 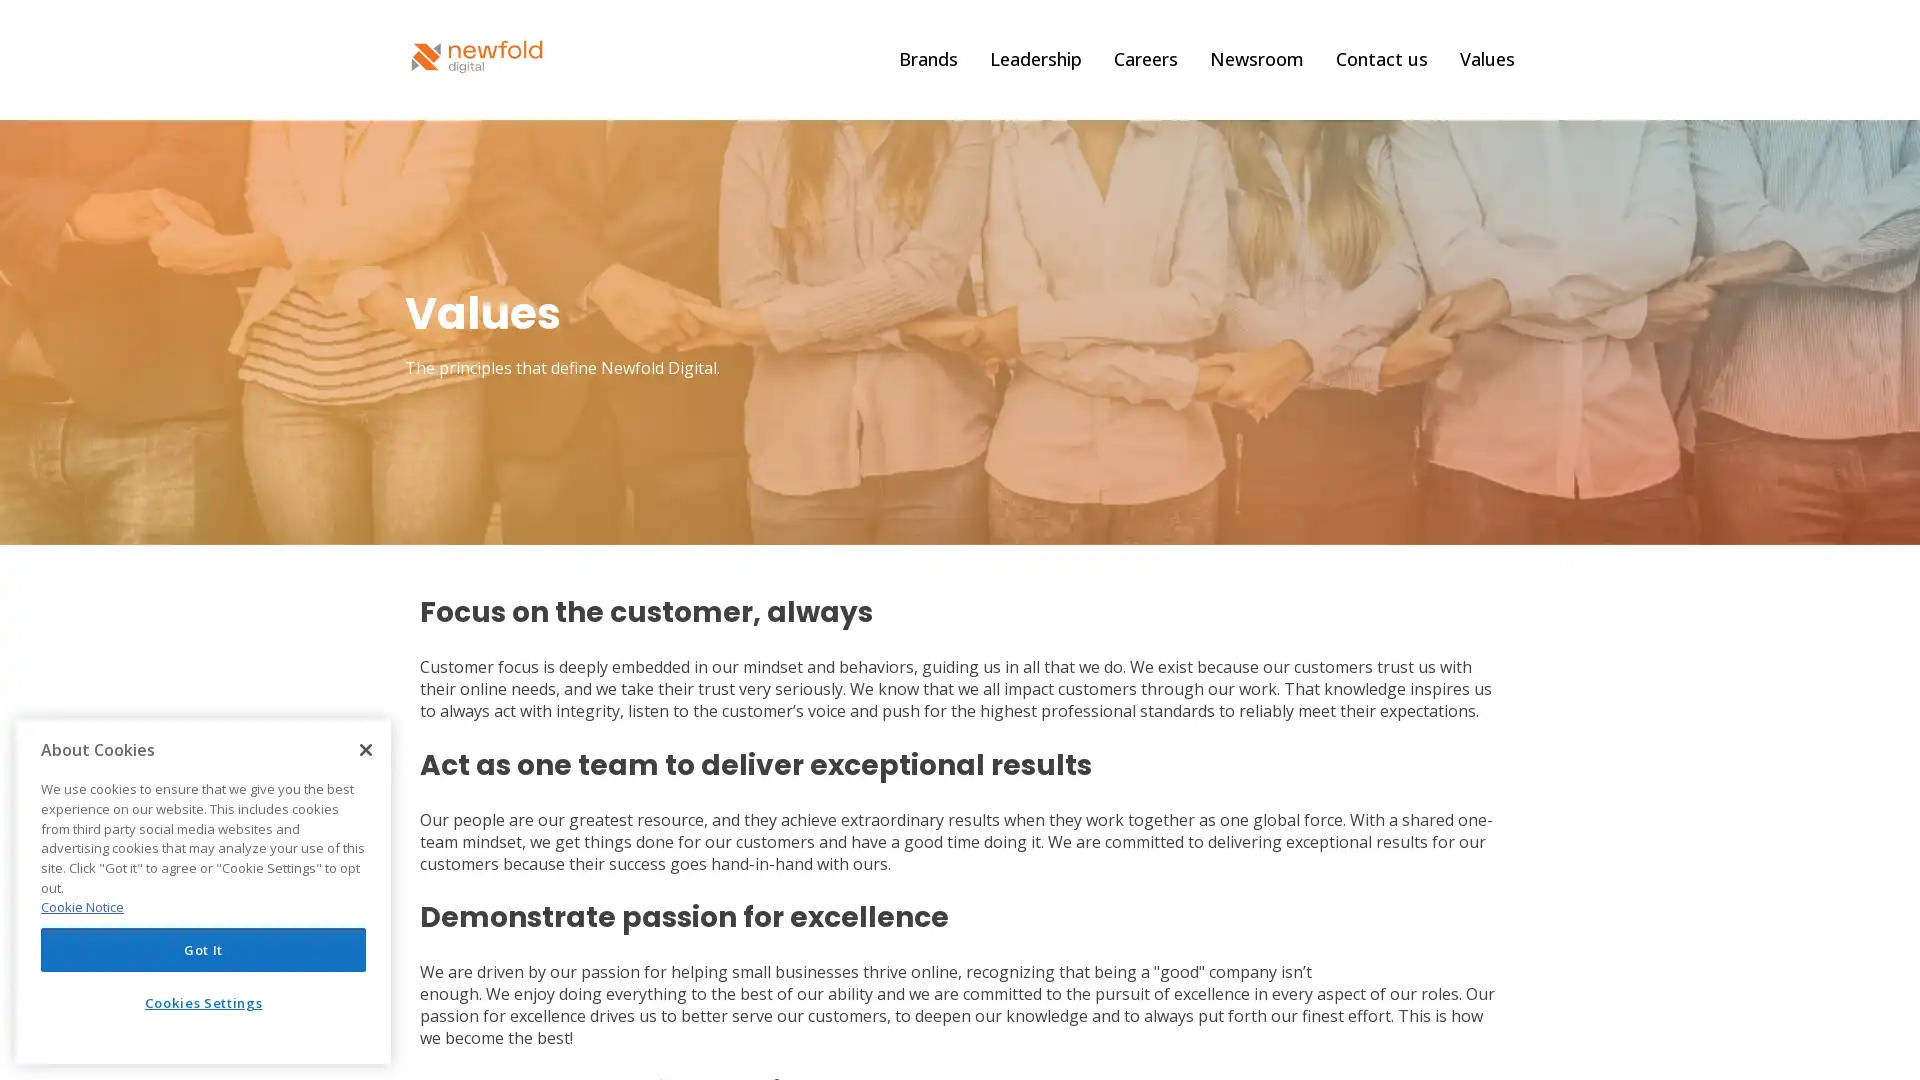 What do you see at coordinates (203, 1002) in the screenshot?
I see `Cookies Settings` at bounding box center [203, 1002].